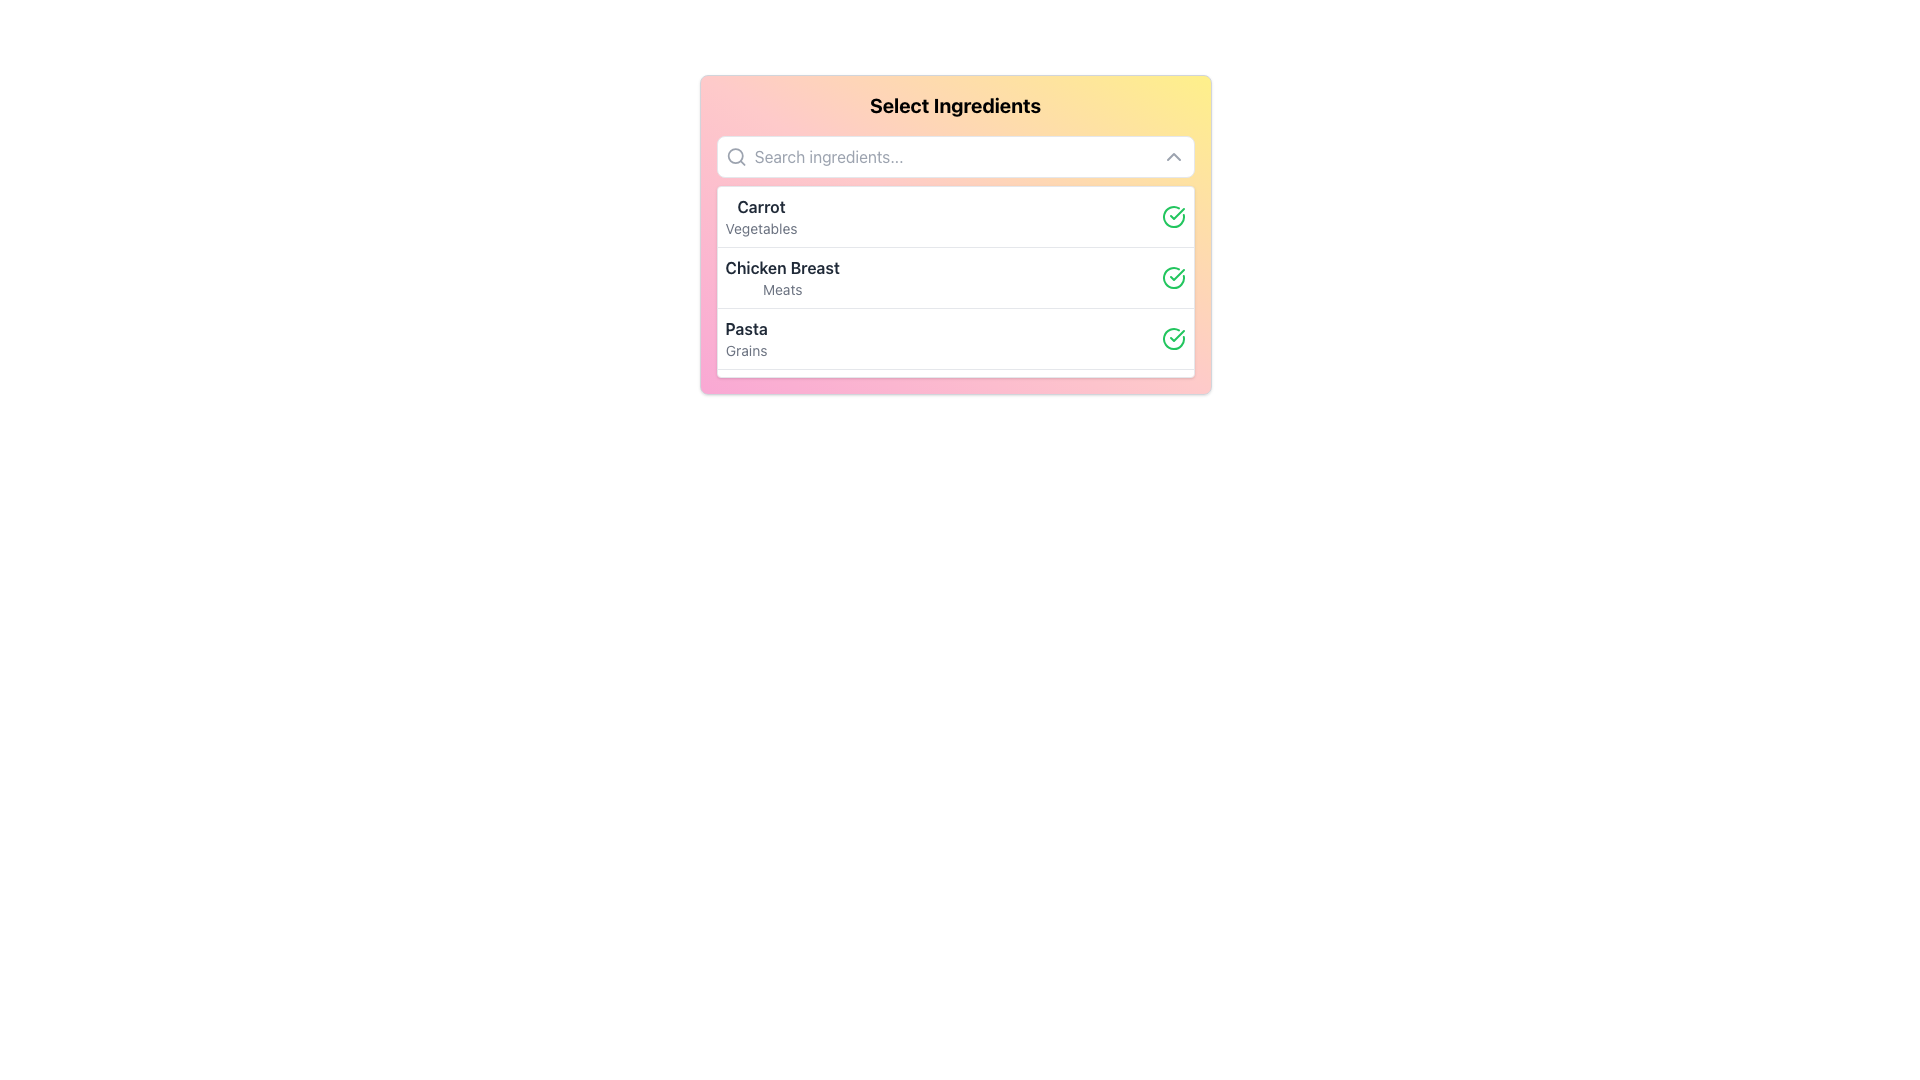 Image resolution: width=1920 pixels, height=1080 pixels. Describe the element at coordinates (1173, 216) in the screenshot. I see `the visual state of the 'Carrot, Vegetables' SVG graphic icon indicating selection by clicking on it` at that location.